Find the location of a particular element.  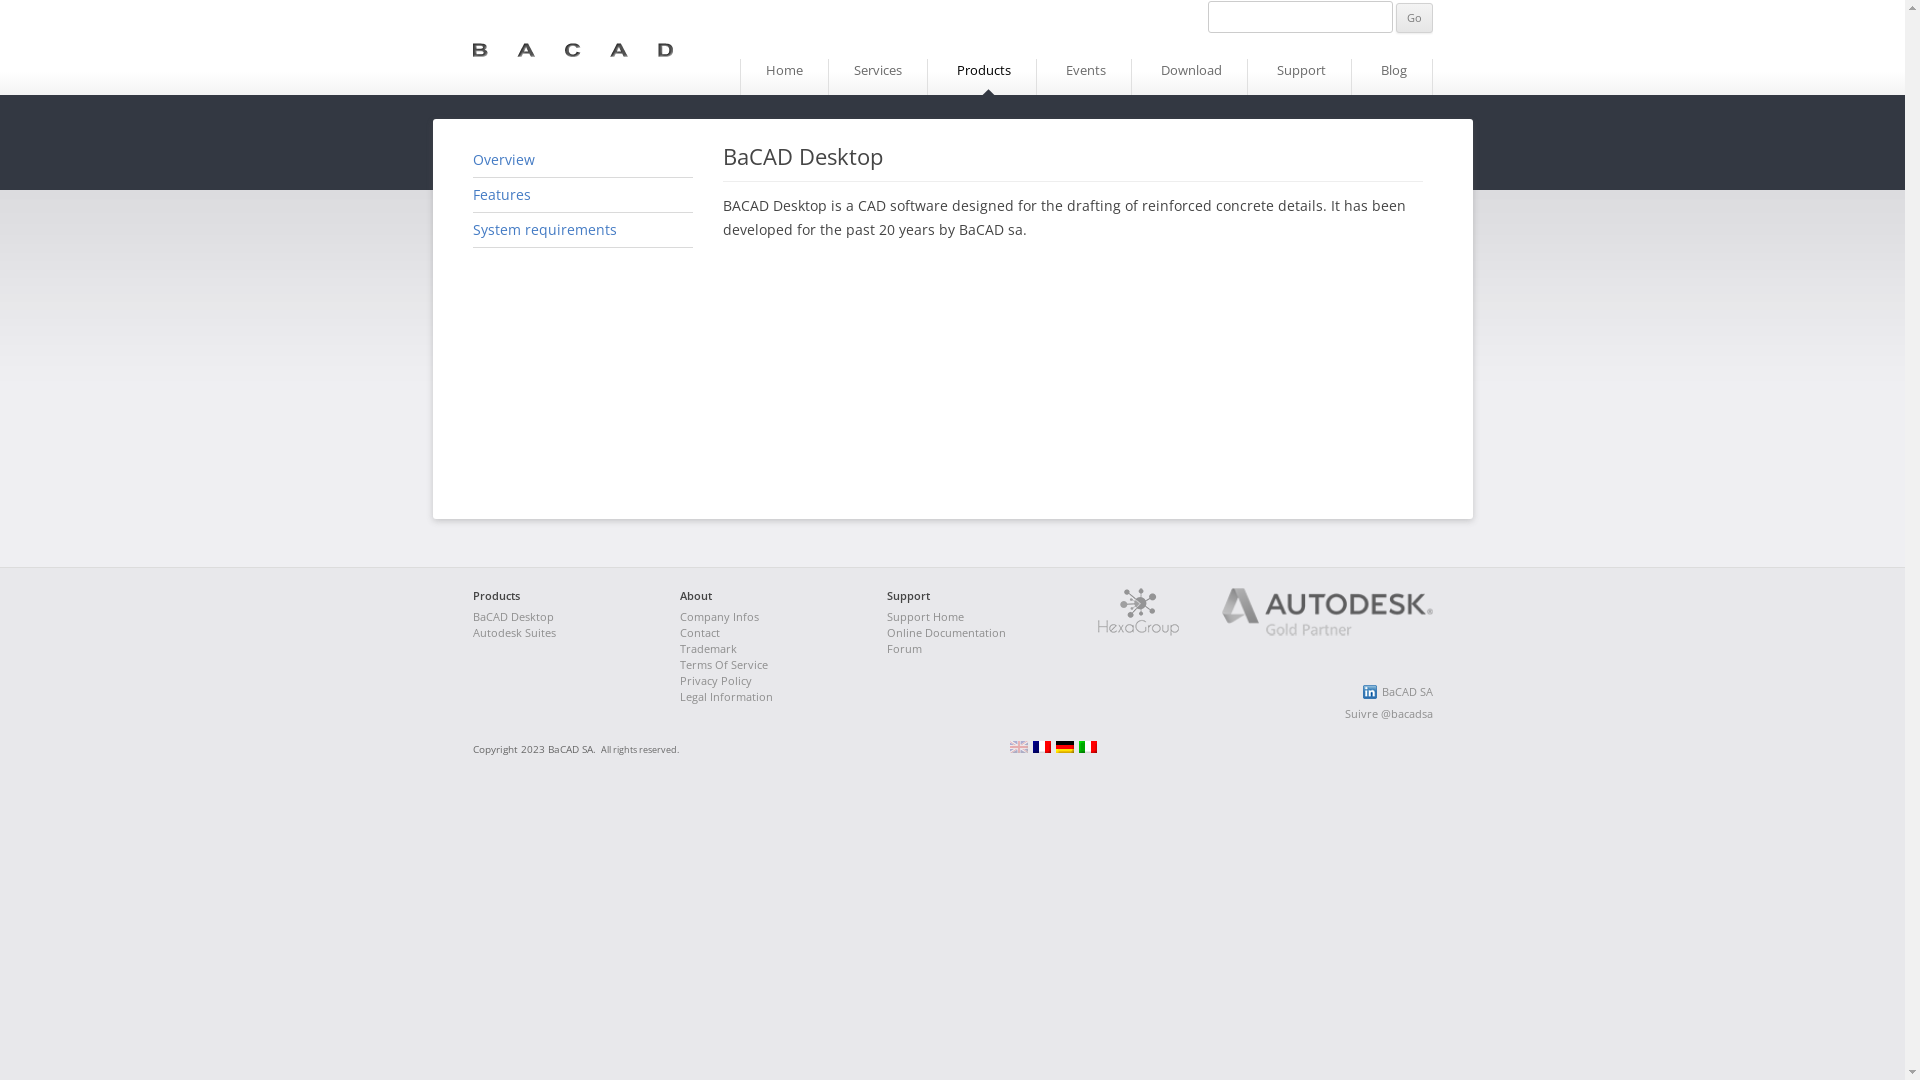

'Events' is located at coordinates (1083, 76).